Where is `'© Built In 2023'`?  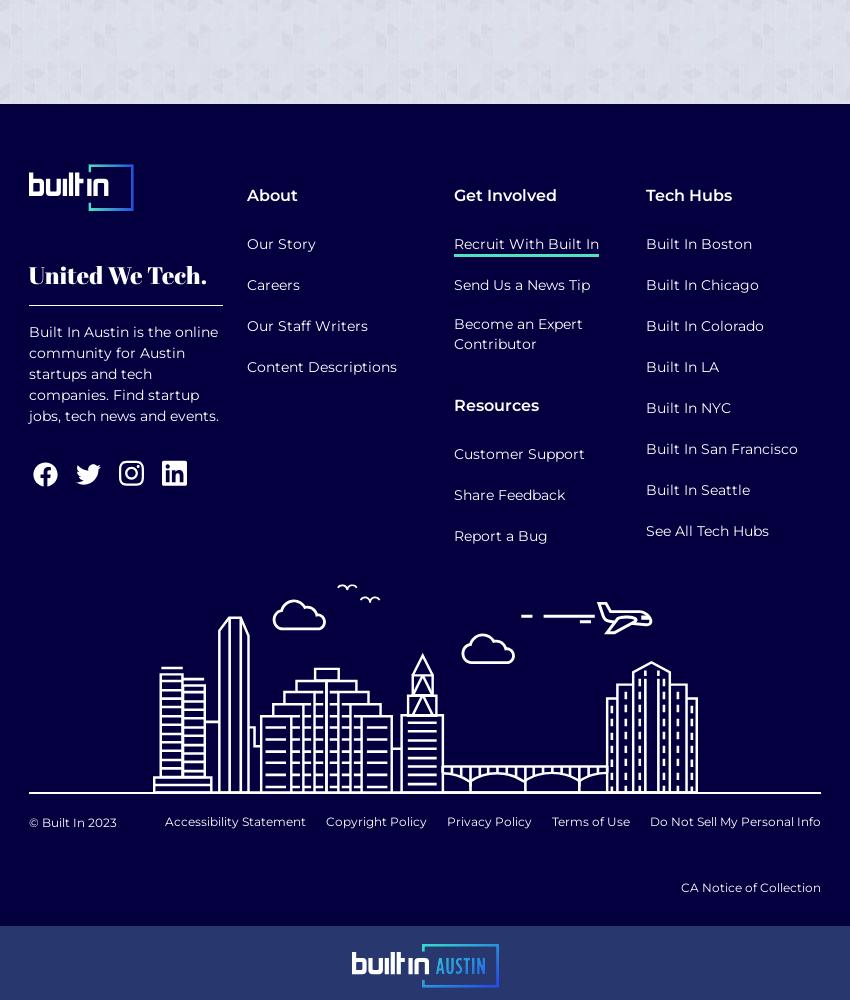 '© Built In 2023' is located at coordinates (73, 821).